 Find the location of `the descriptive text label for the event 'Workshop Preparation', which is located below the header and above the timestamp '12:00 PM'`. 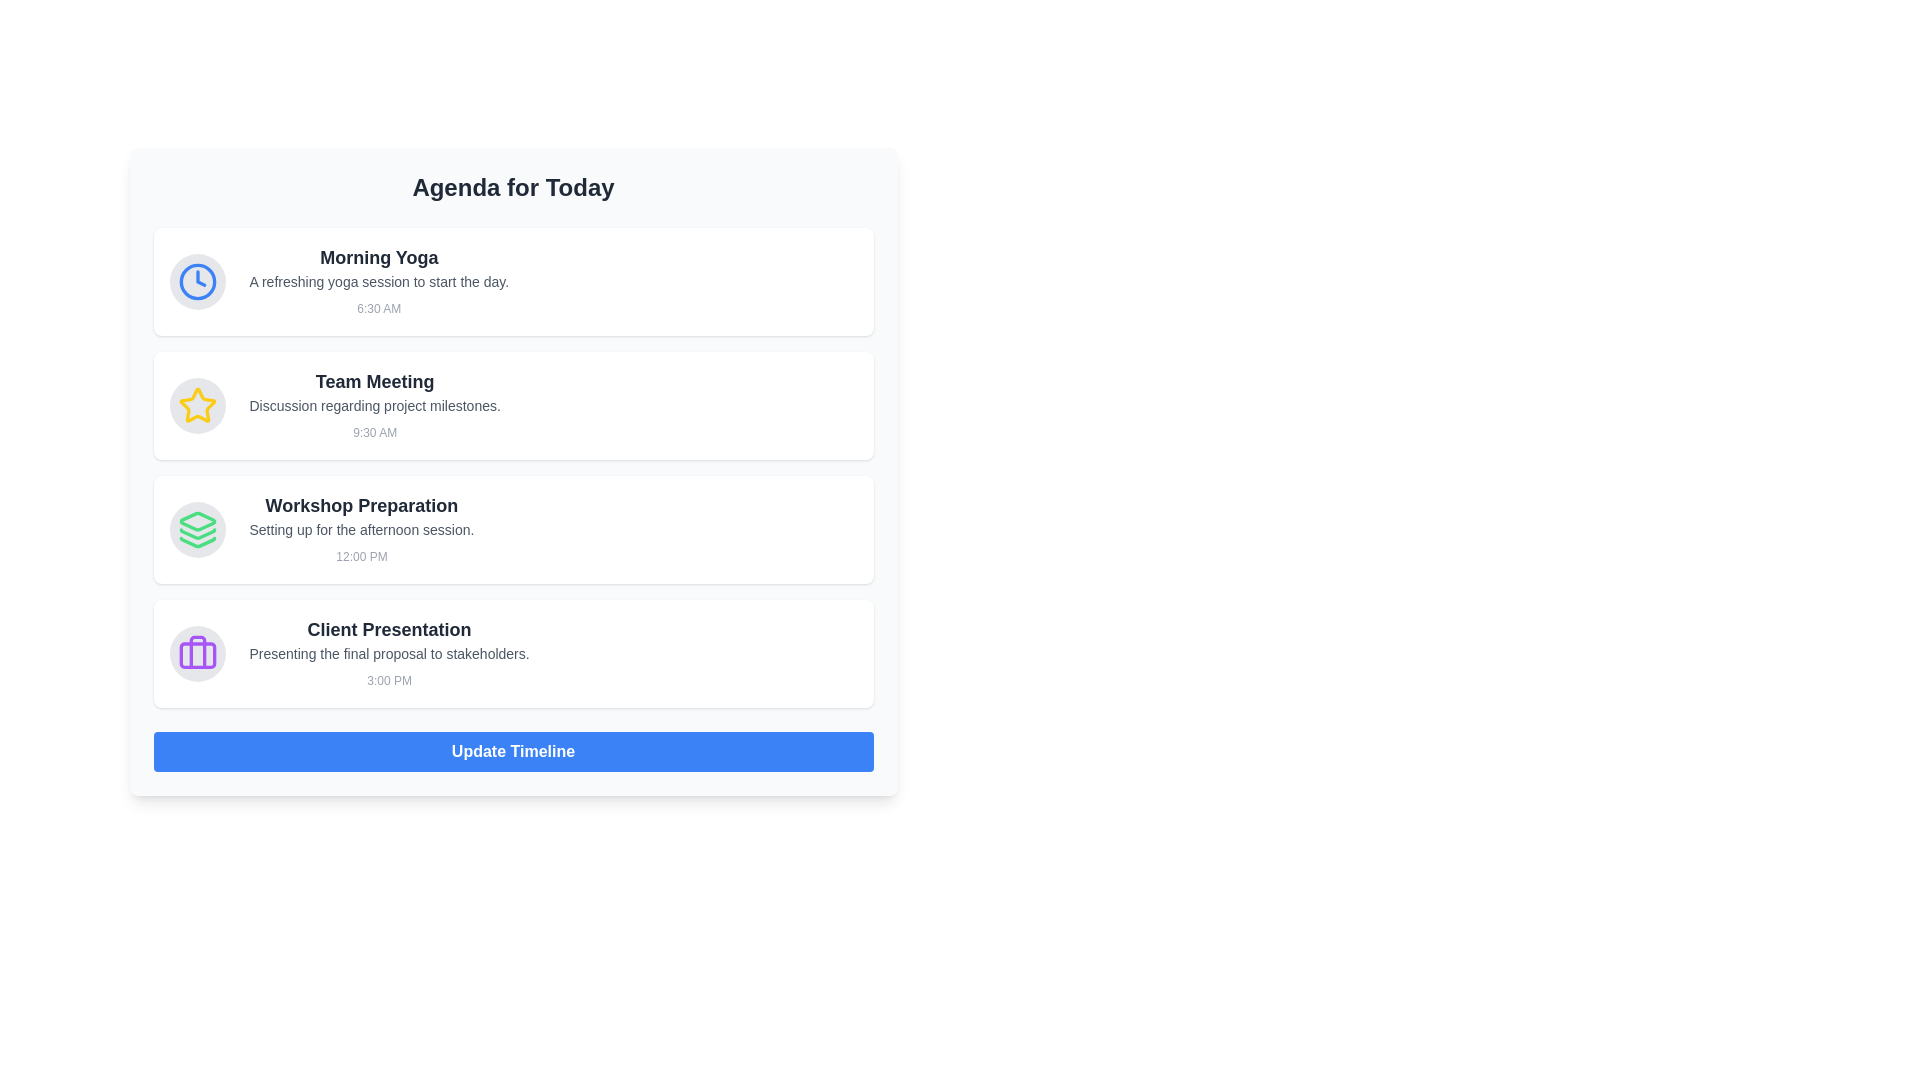

the descriptive text label for the event 'Workshop Preparation', which is located below the header and above the timestamp '12:00 PM' is located at coordinates (361, 528).